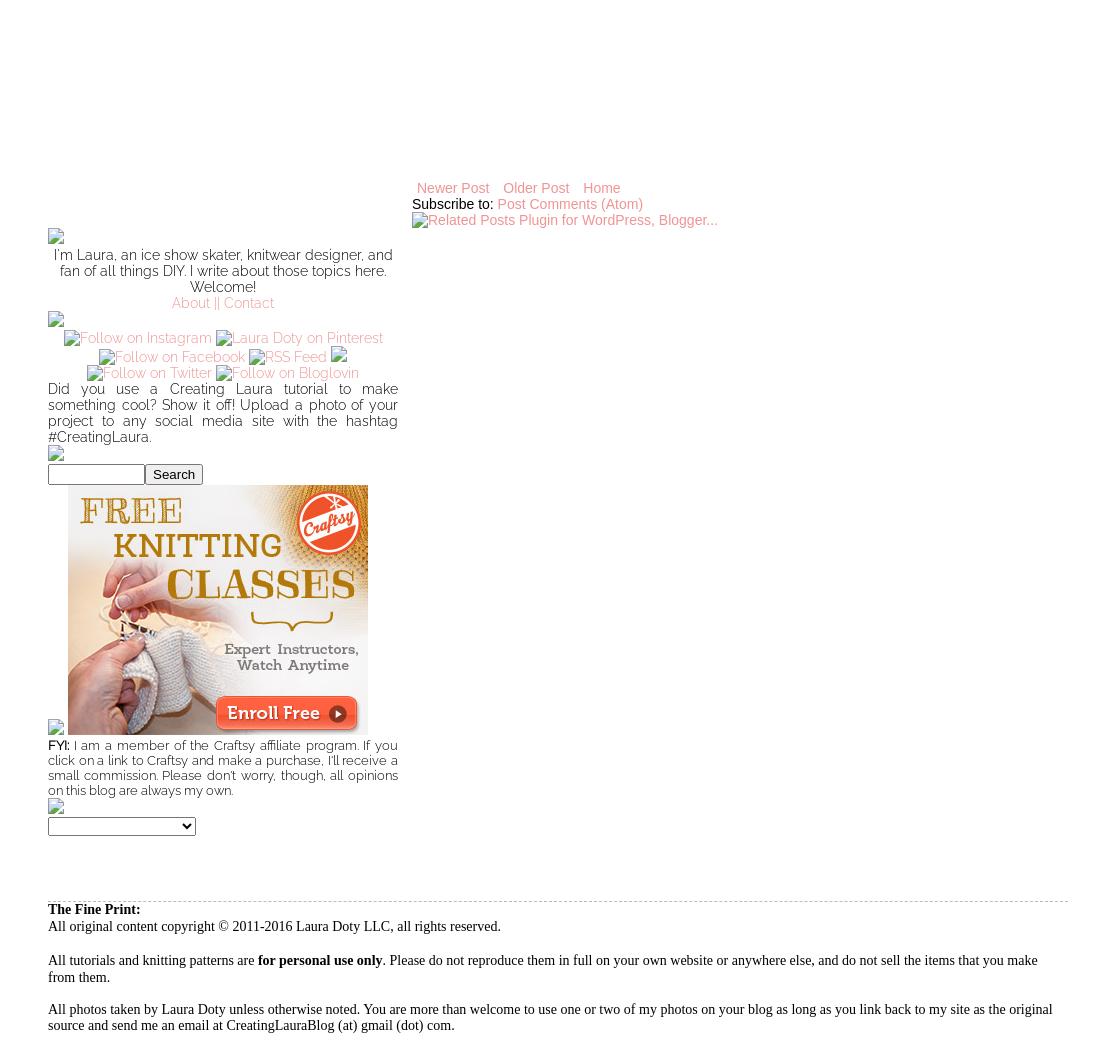 Image resolution: width=1108 pixels, height=1063 pixels. I want to click on 'About || Contact', so click(223, 302).